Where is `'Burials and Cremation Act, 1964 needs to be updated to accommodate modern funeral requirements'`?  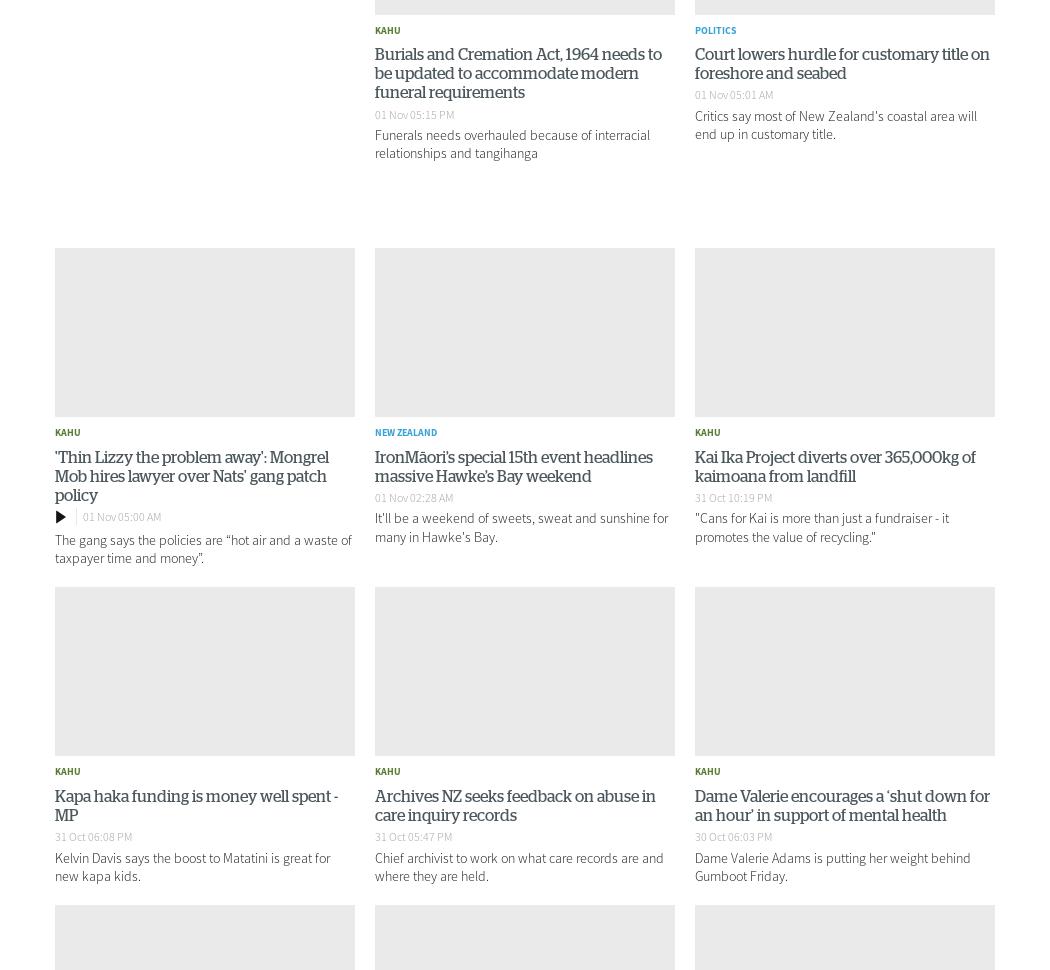
'Burials and Cremation Act, 1964 needs to be updated to accommodate modern funeral requirements' is located at coordinates (517, 73).